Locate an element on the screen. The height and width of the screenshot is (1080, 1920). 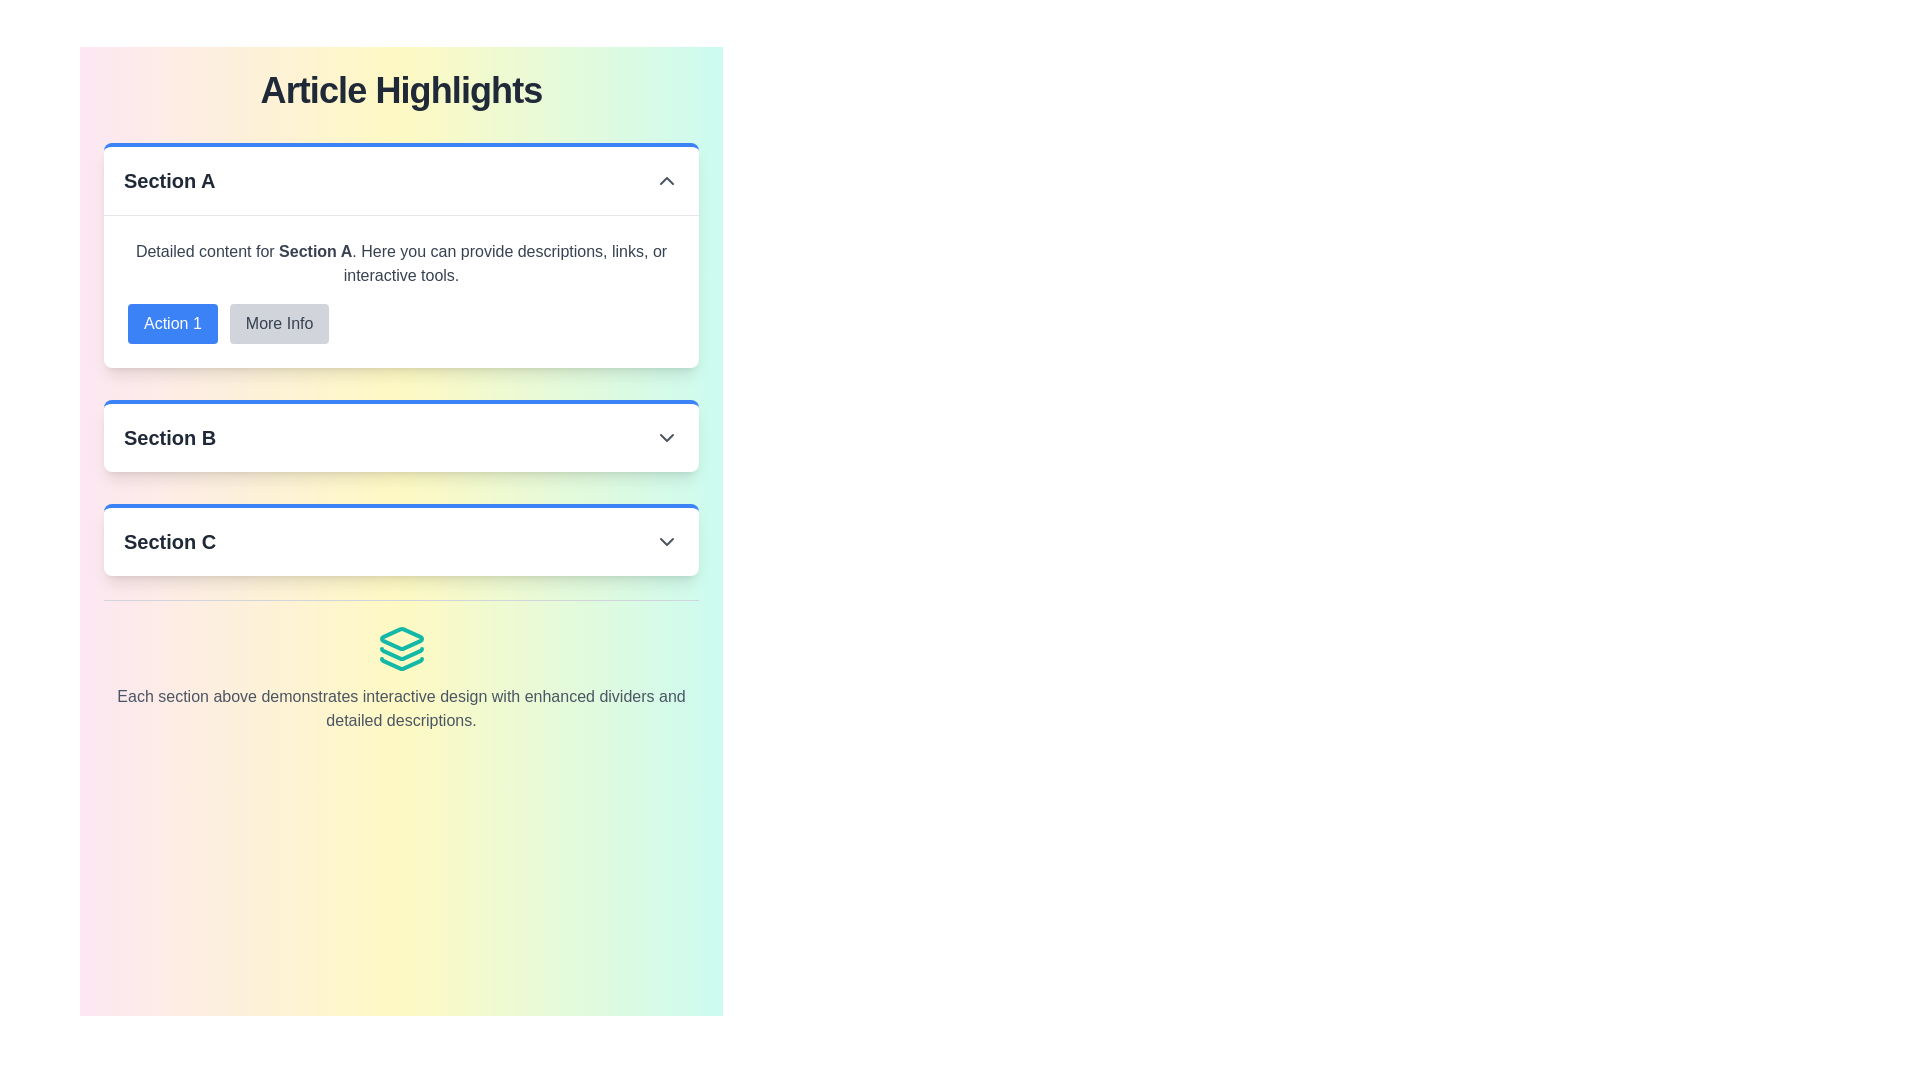
the teal graphical vector icon segment, which is the third and bottom-most segment in the stack-like icon located in the lower-center of the page is located at coordinates (400, 663).